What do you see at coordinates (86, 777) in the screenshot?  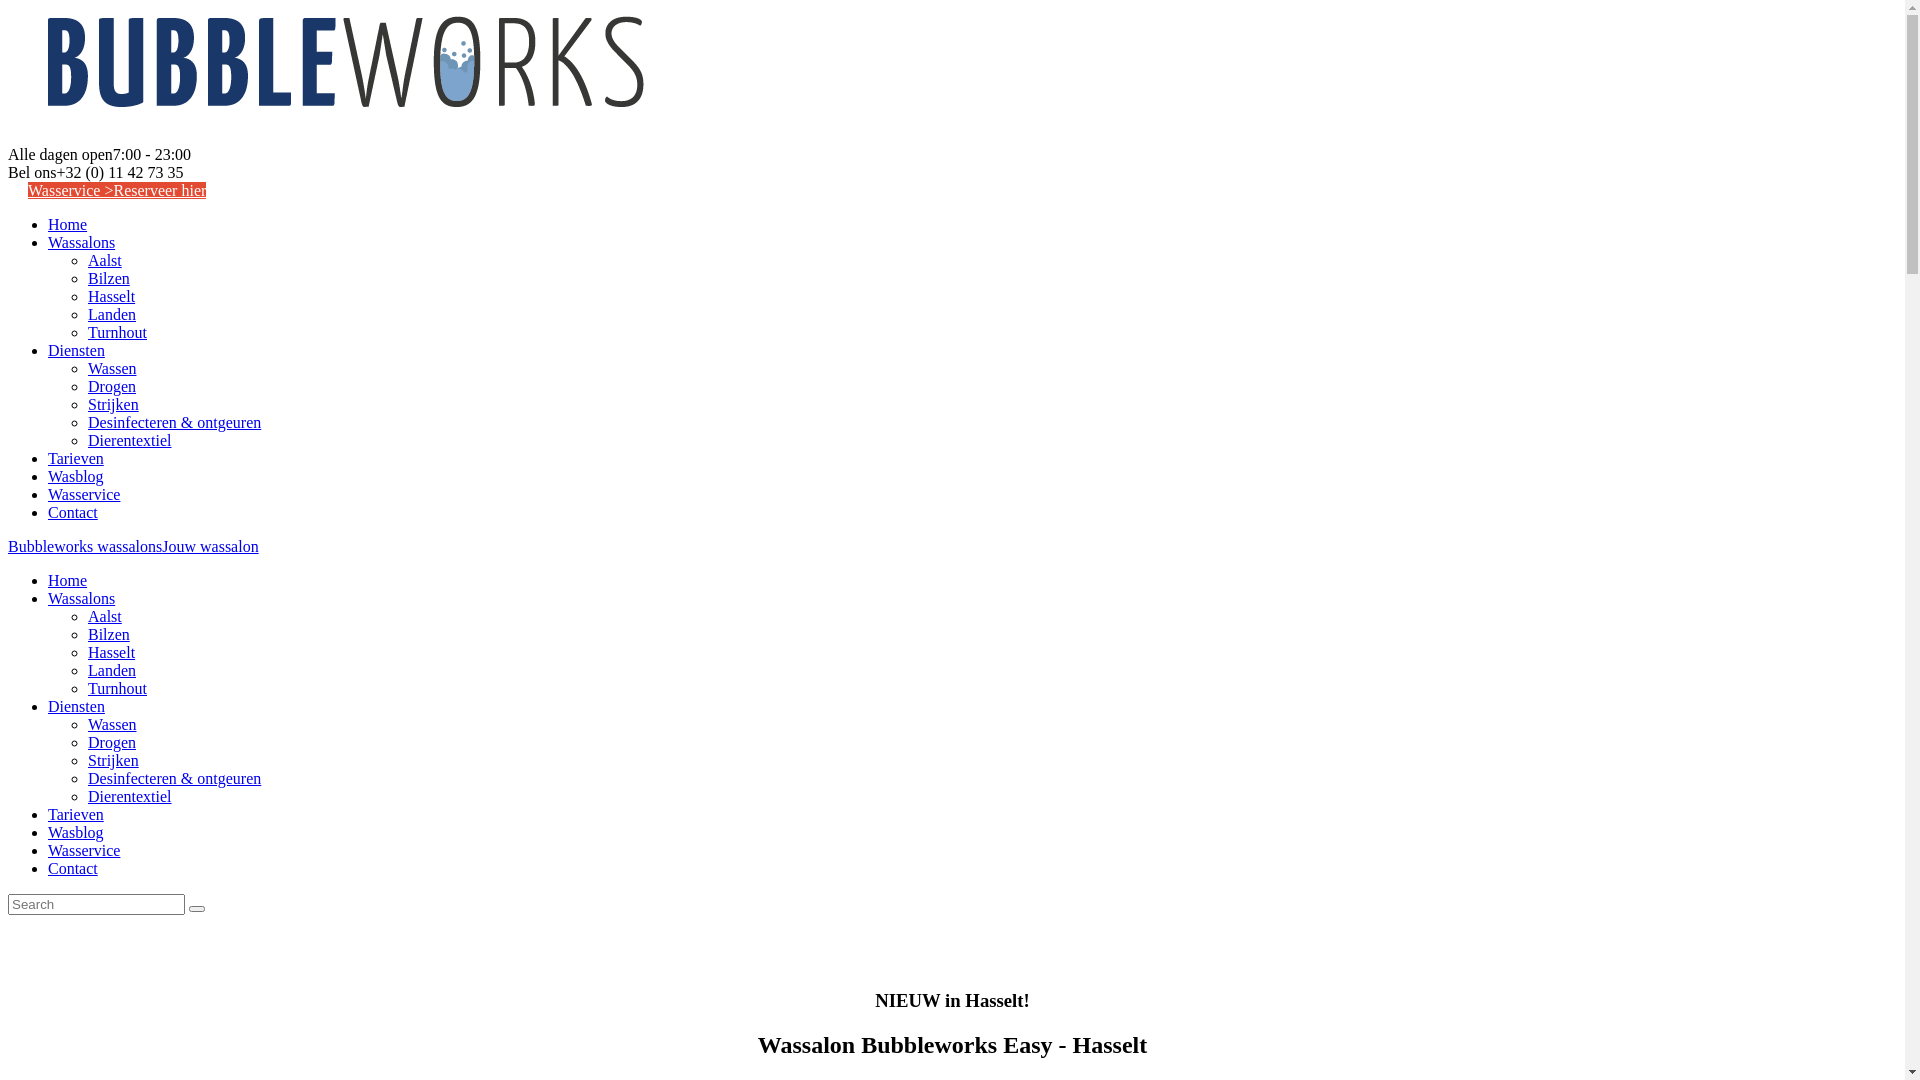 I see `'Desinfecteren & ontgeuren'` at bounding box center [86, 777].